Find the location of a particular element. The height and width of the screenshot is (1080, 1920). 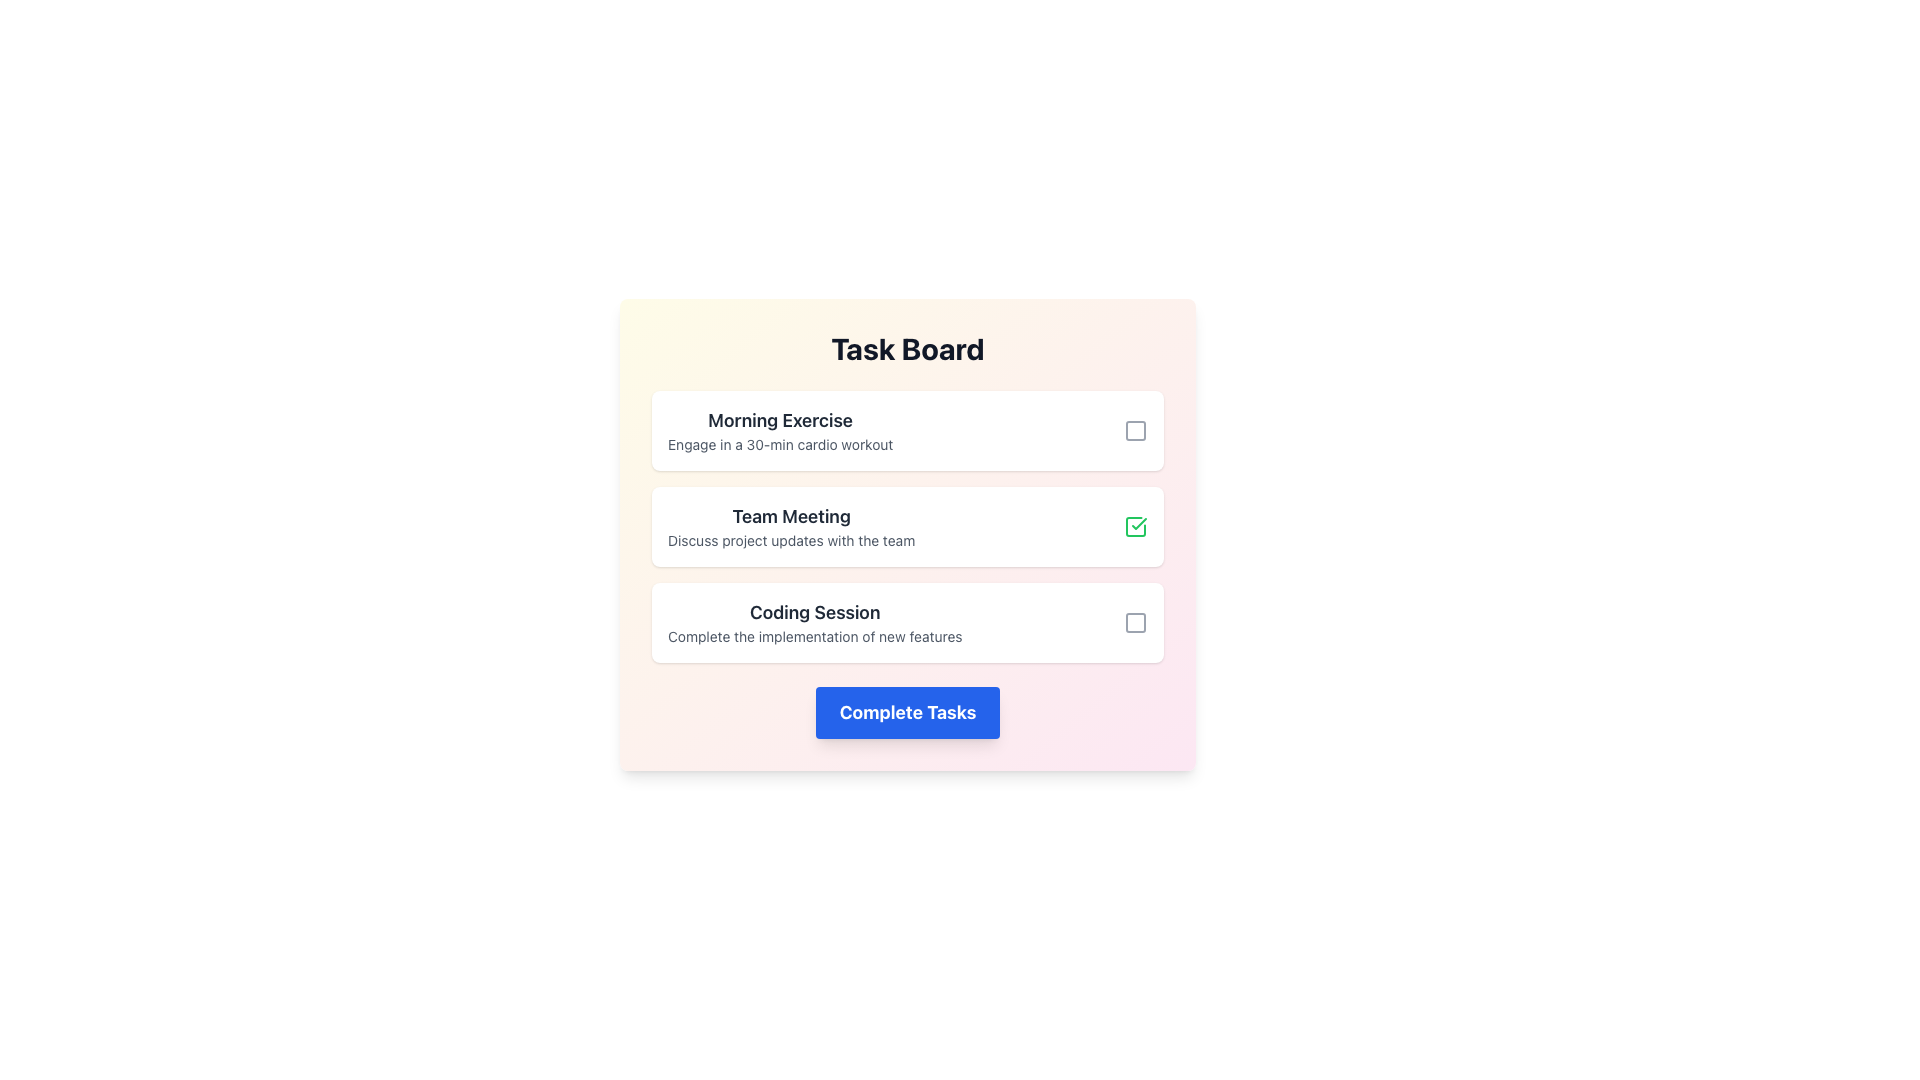

the Vector Graphic icon associated with the 'Team Meeting' task in the second row of the task list interface to indicate that the task is selected or completed is located at coordinates (1139, 523).